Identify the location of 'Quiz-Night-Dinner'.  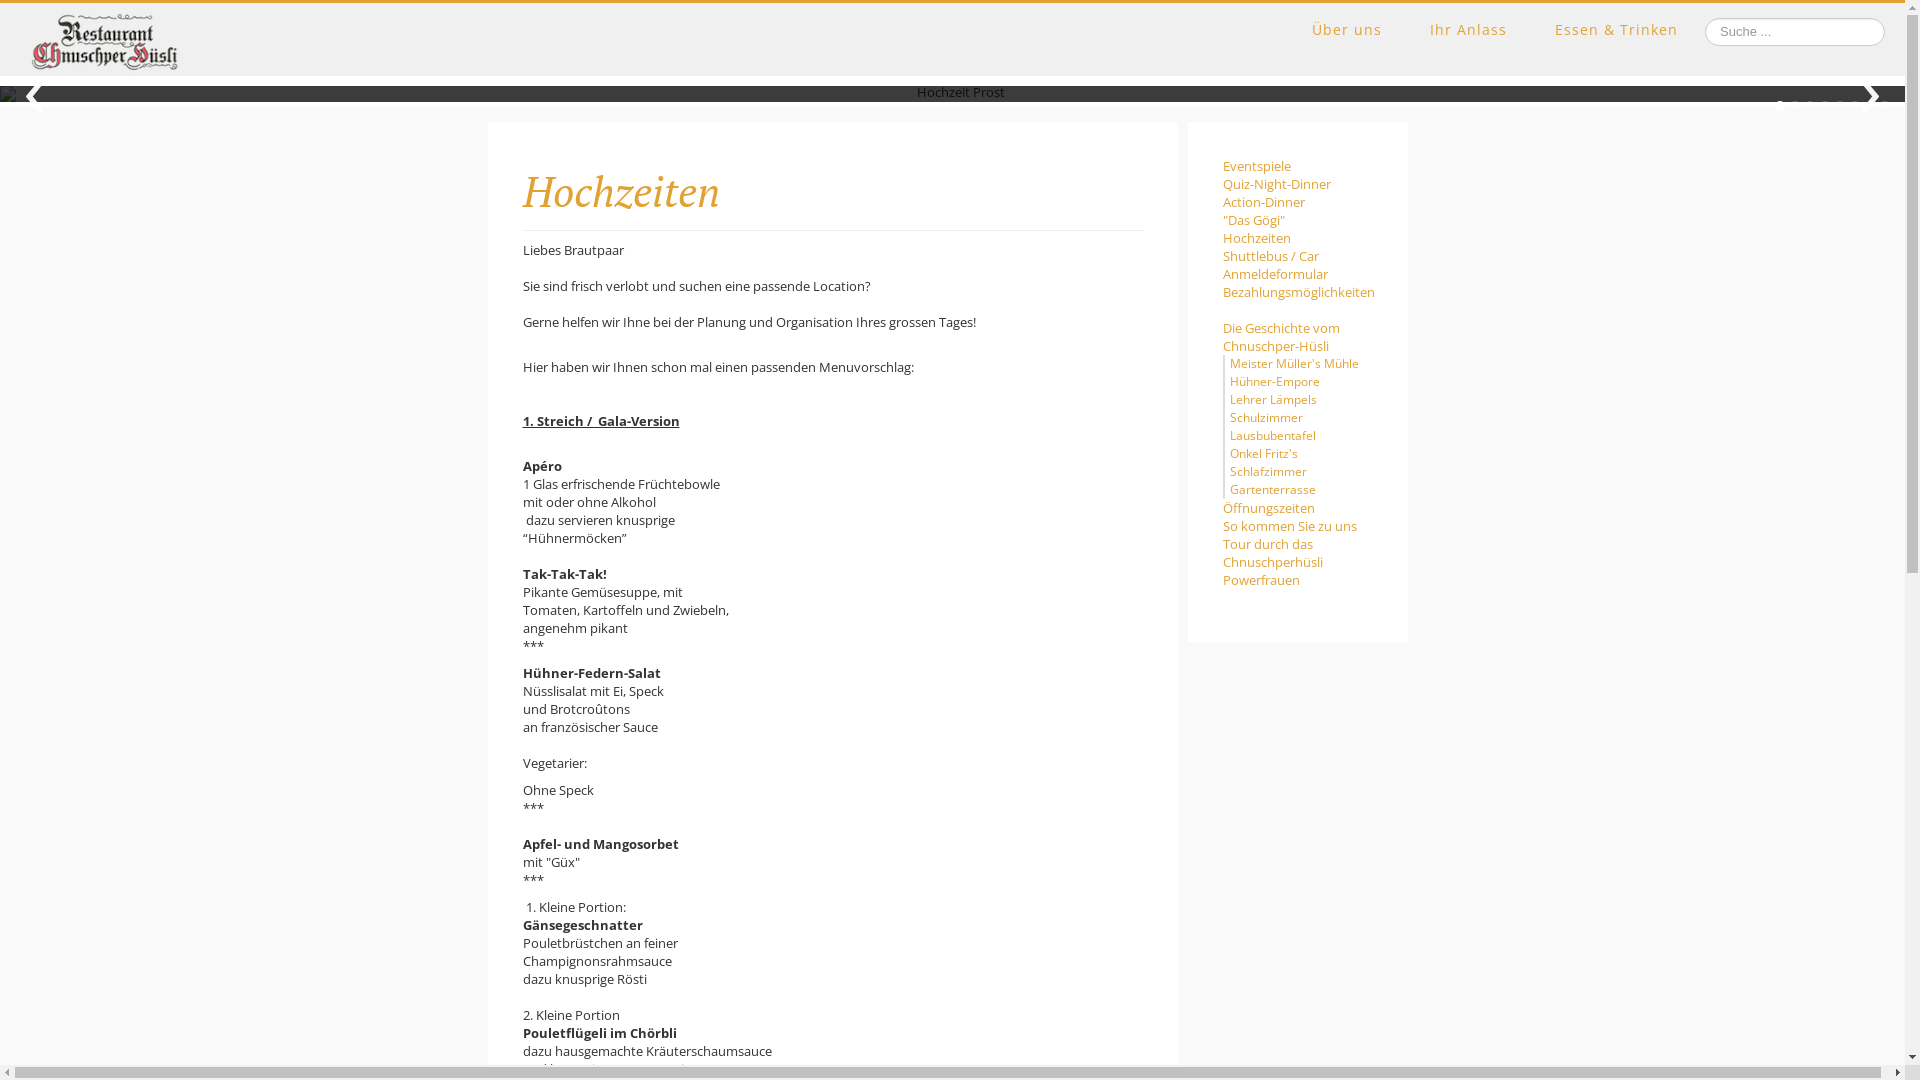
(1221, 184).